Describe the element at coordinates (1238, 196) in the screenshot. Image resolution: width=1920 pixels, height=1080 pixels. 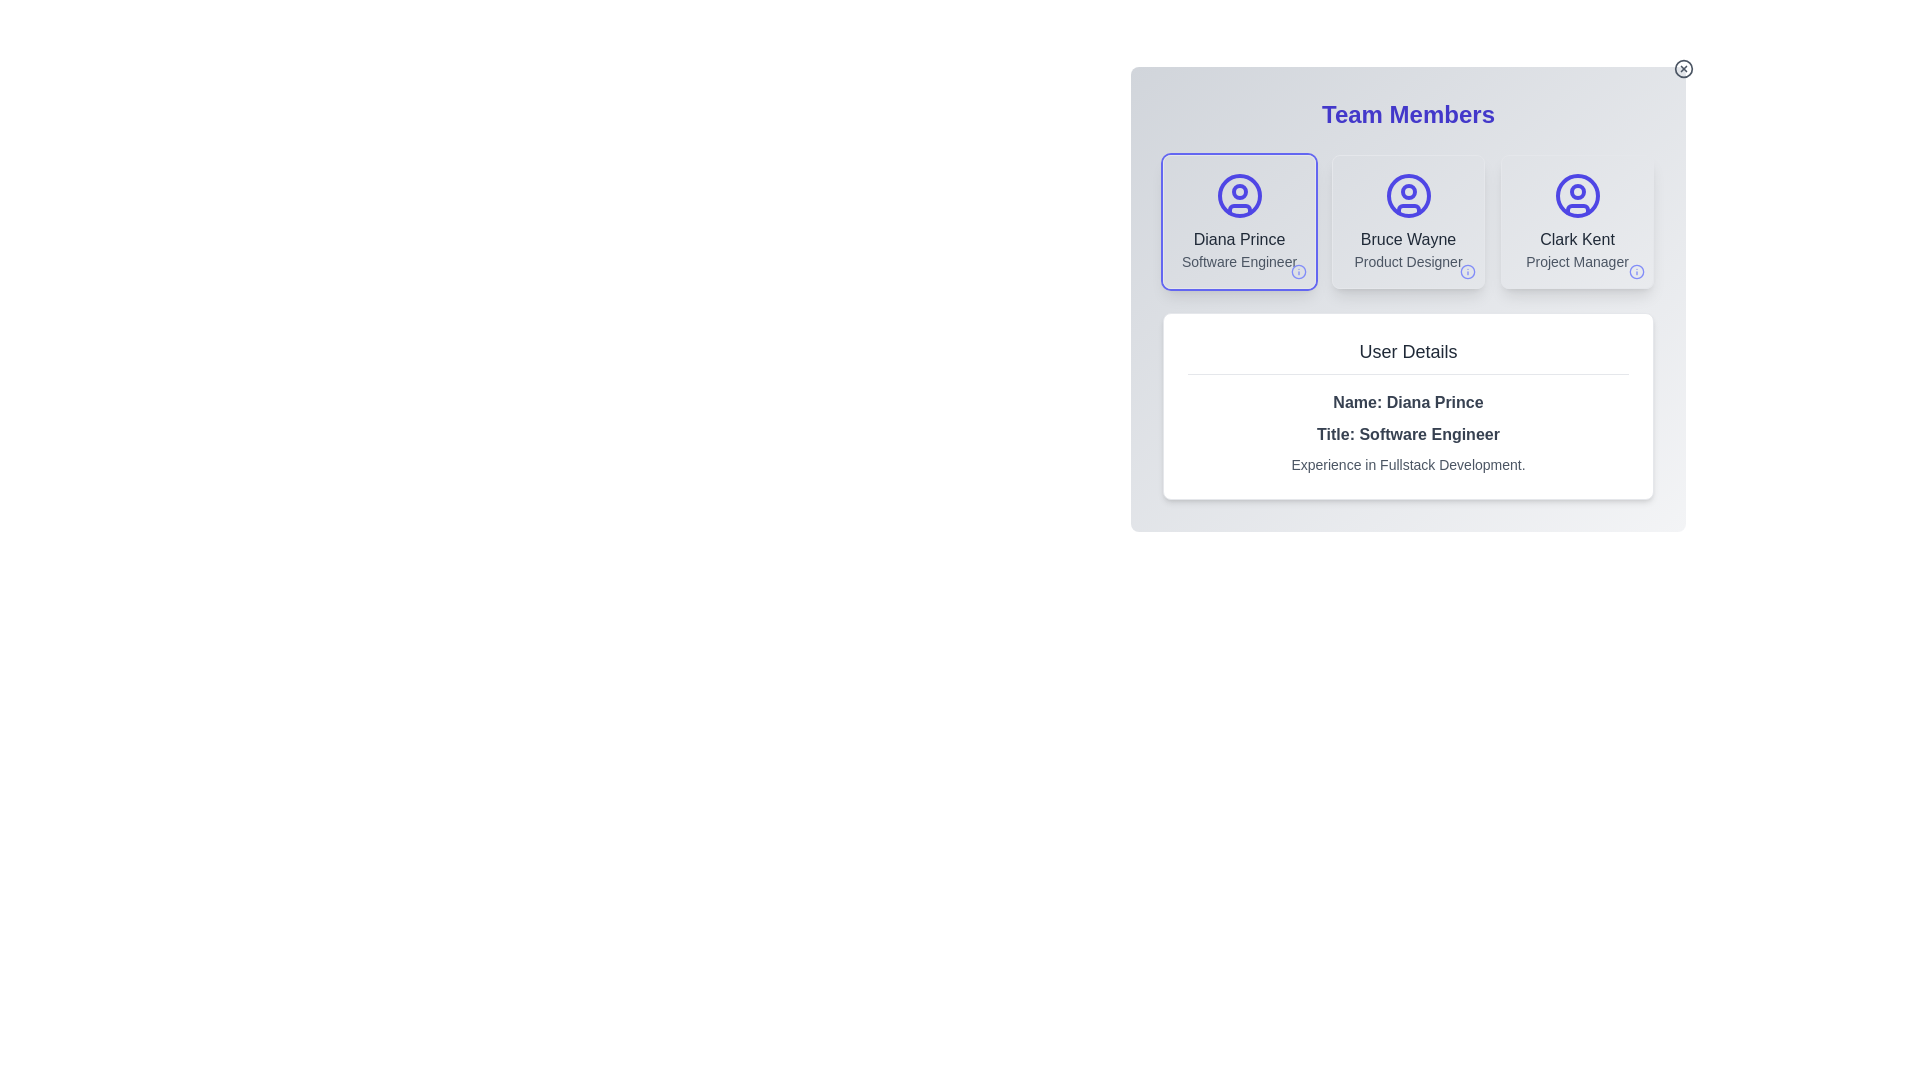
I see `the circular icon with a blue border representing the user avatar in the 'Diana Prince Software Engineer' user card` at that location.